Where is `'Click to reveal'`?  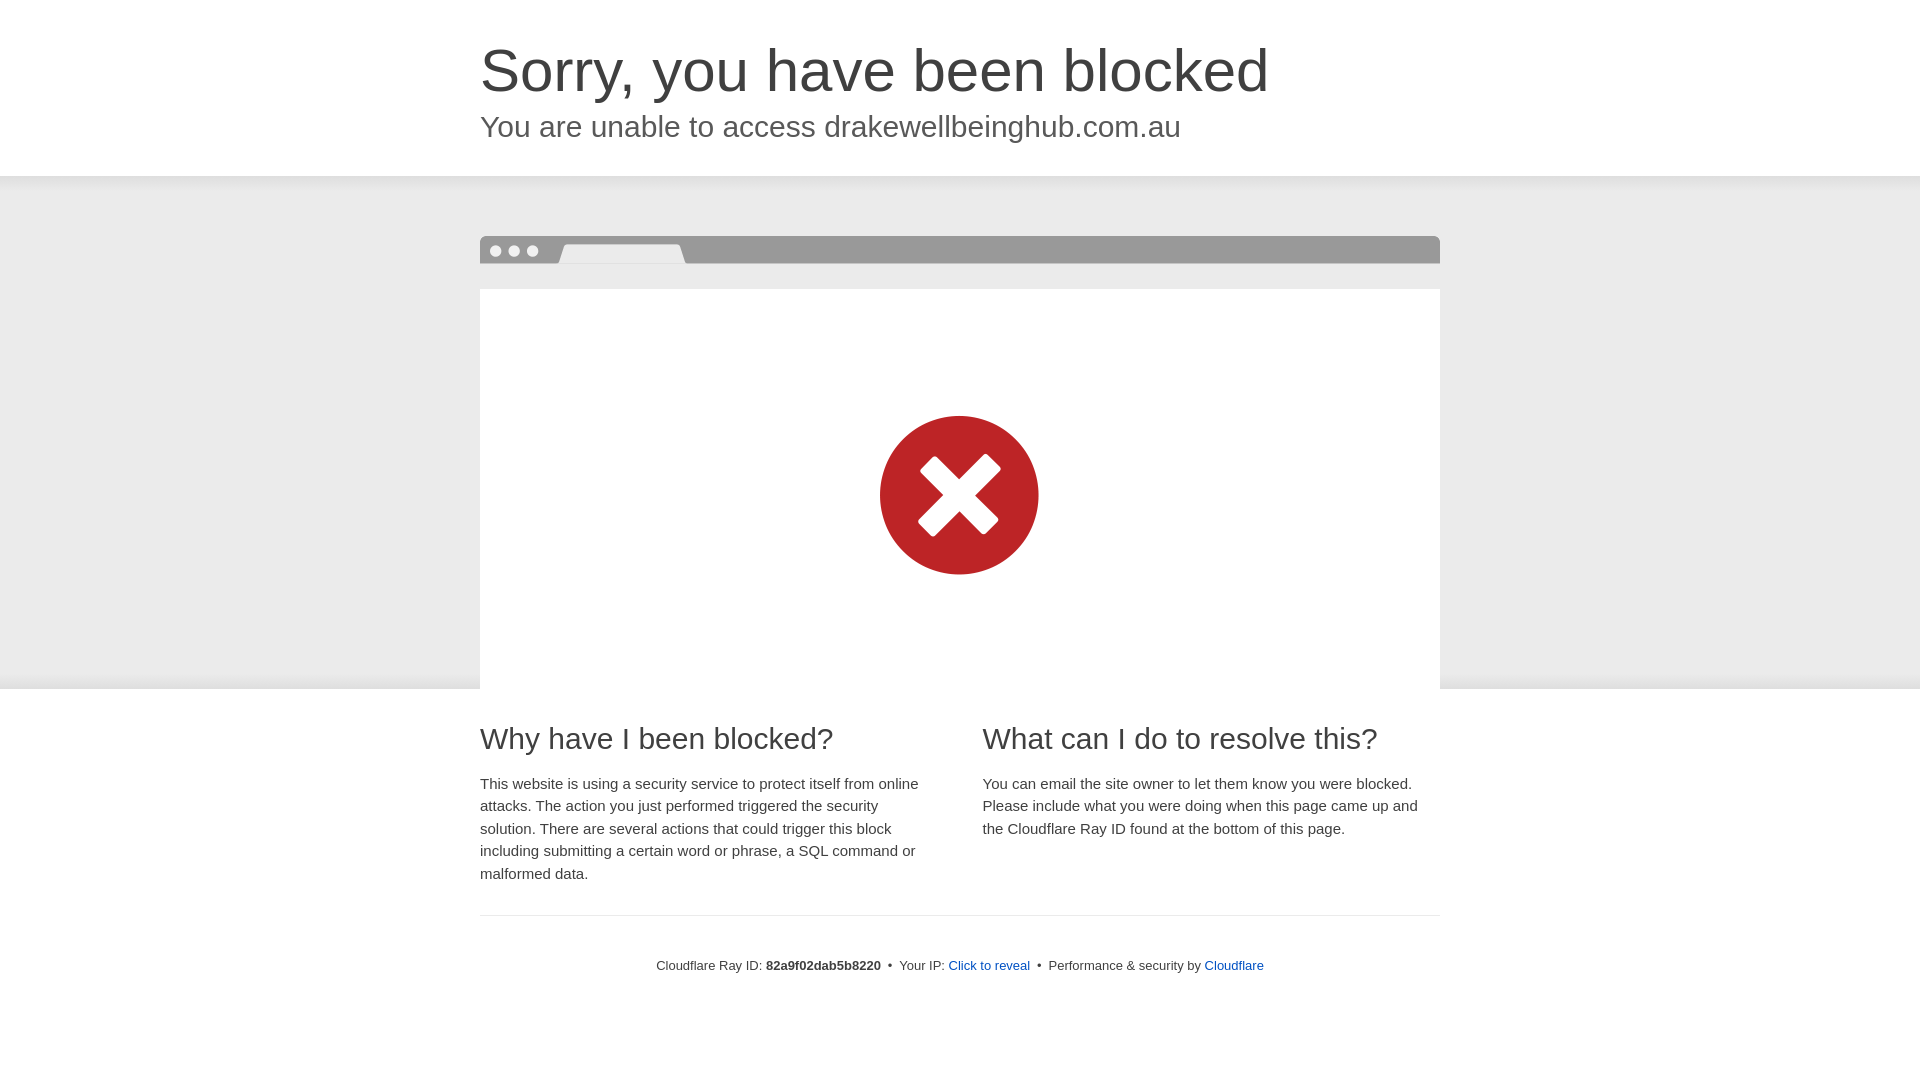
'Click to reveal' is located at coordinates (989, 964).